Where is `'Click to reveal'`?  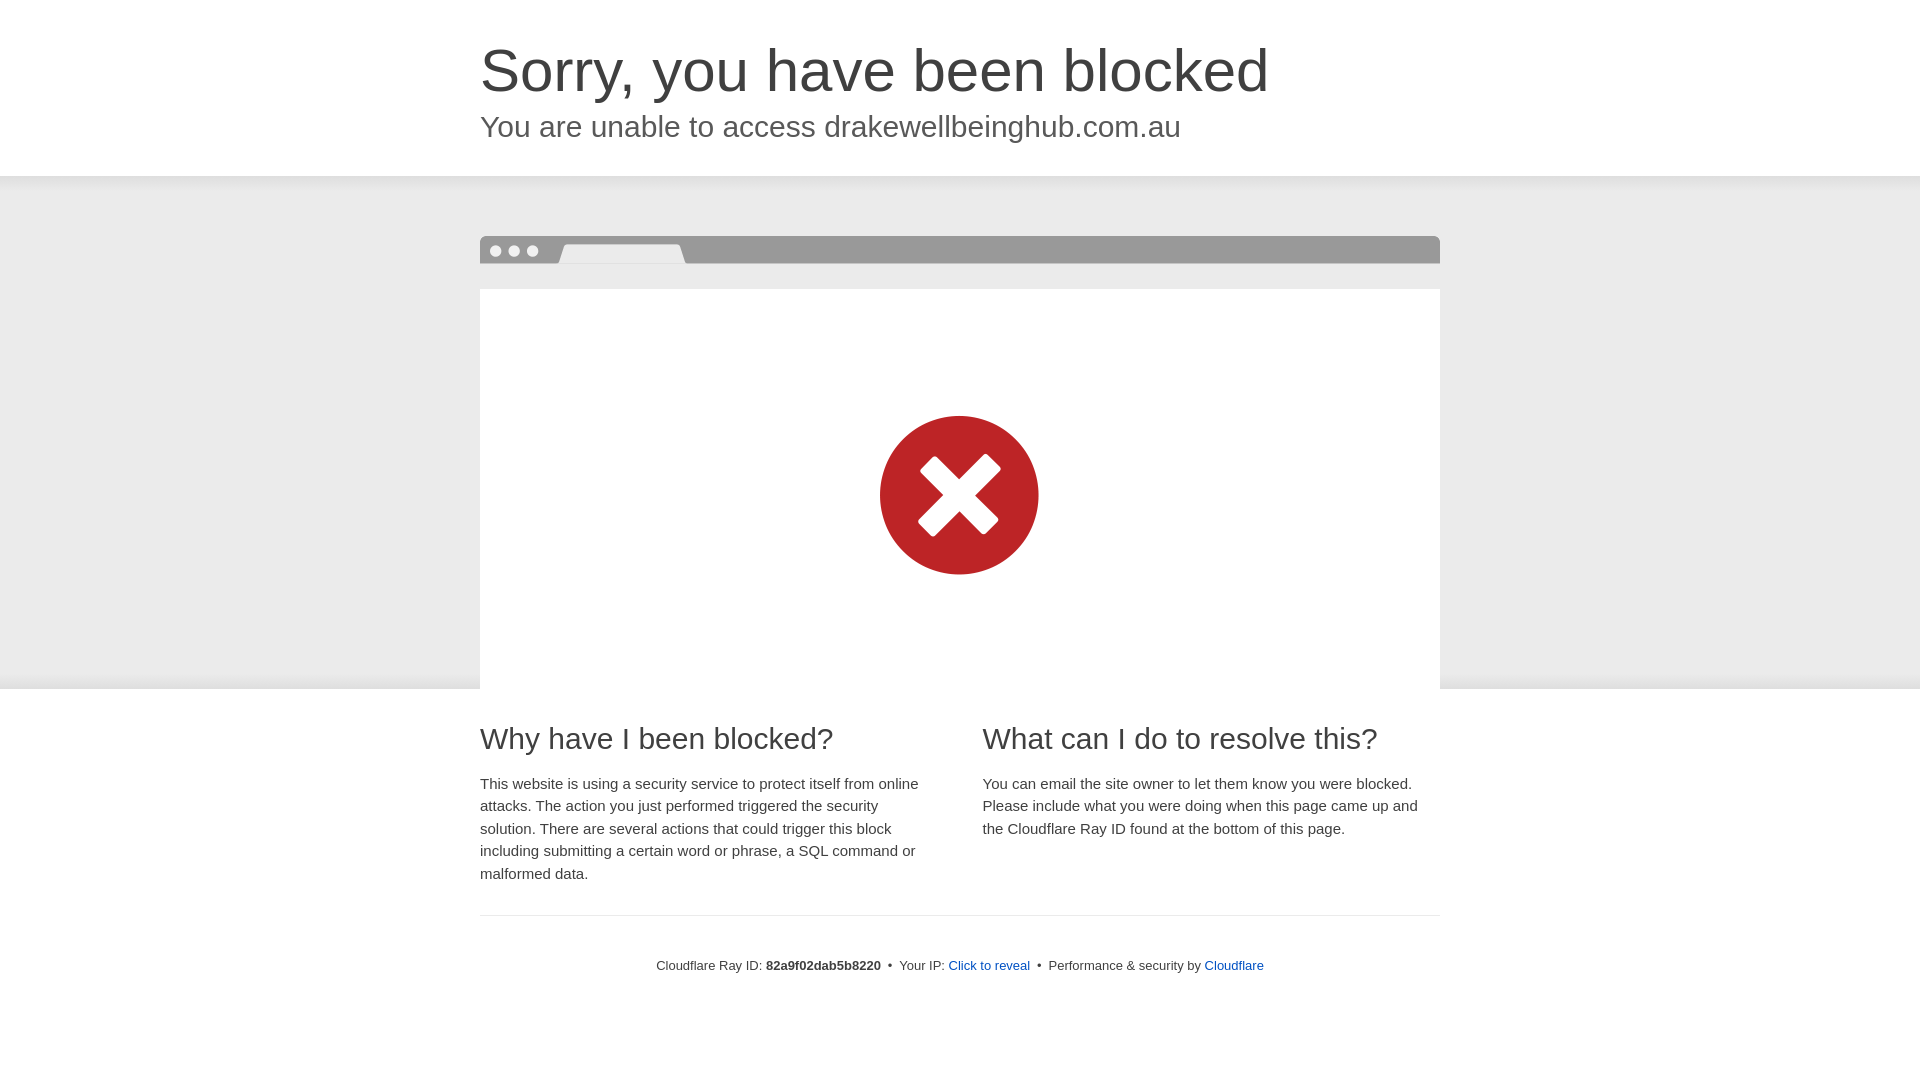
'Click to reveal' is located at coordinates (989, 964).